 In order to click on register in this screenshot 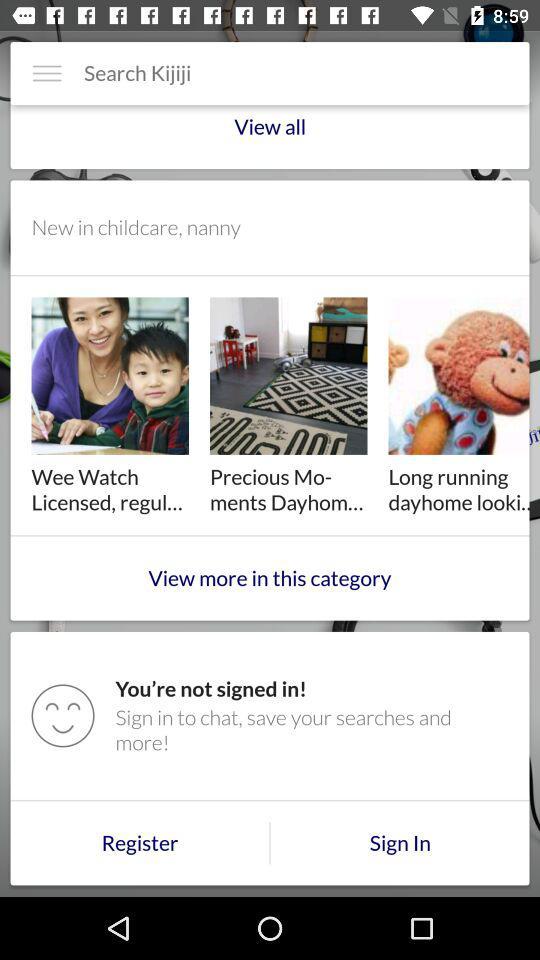, I will do `click(138, 842)`.